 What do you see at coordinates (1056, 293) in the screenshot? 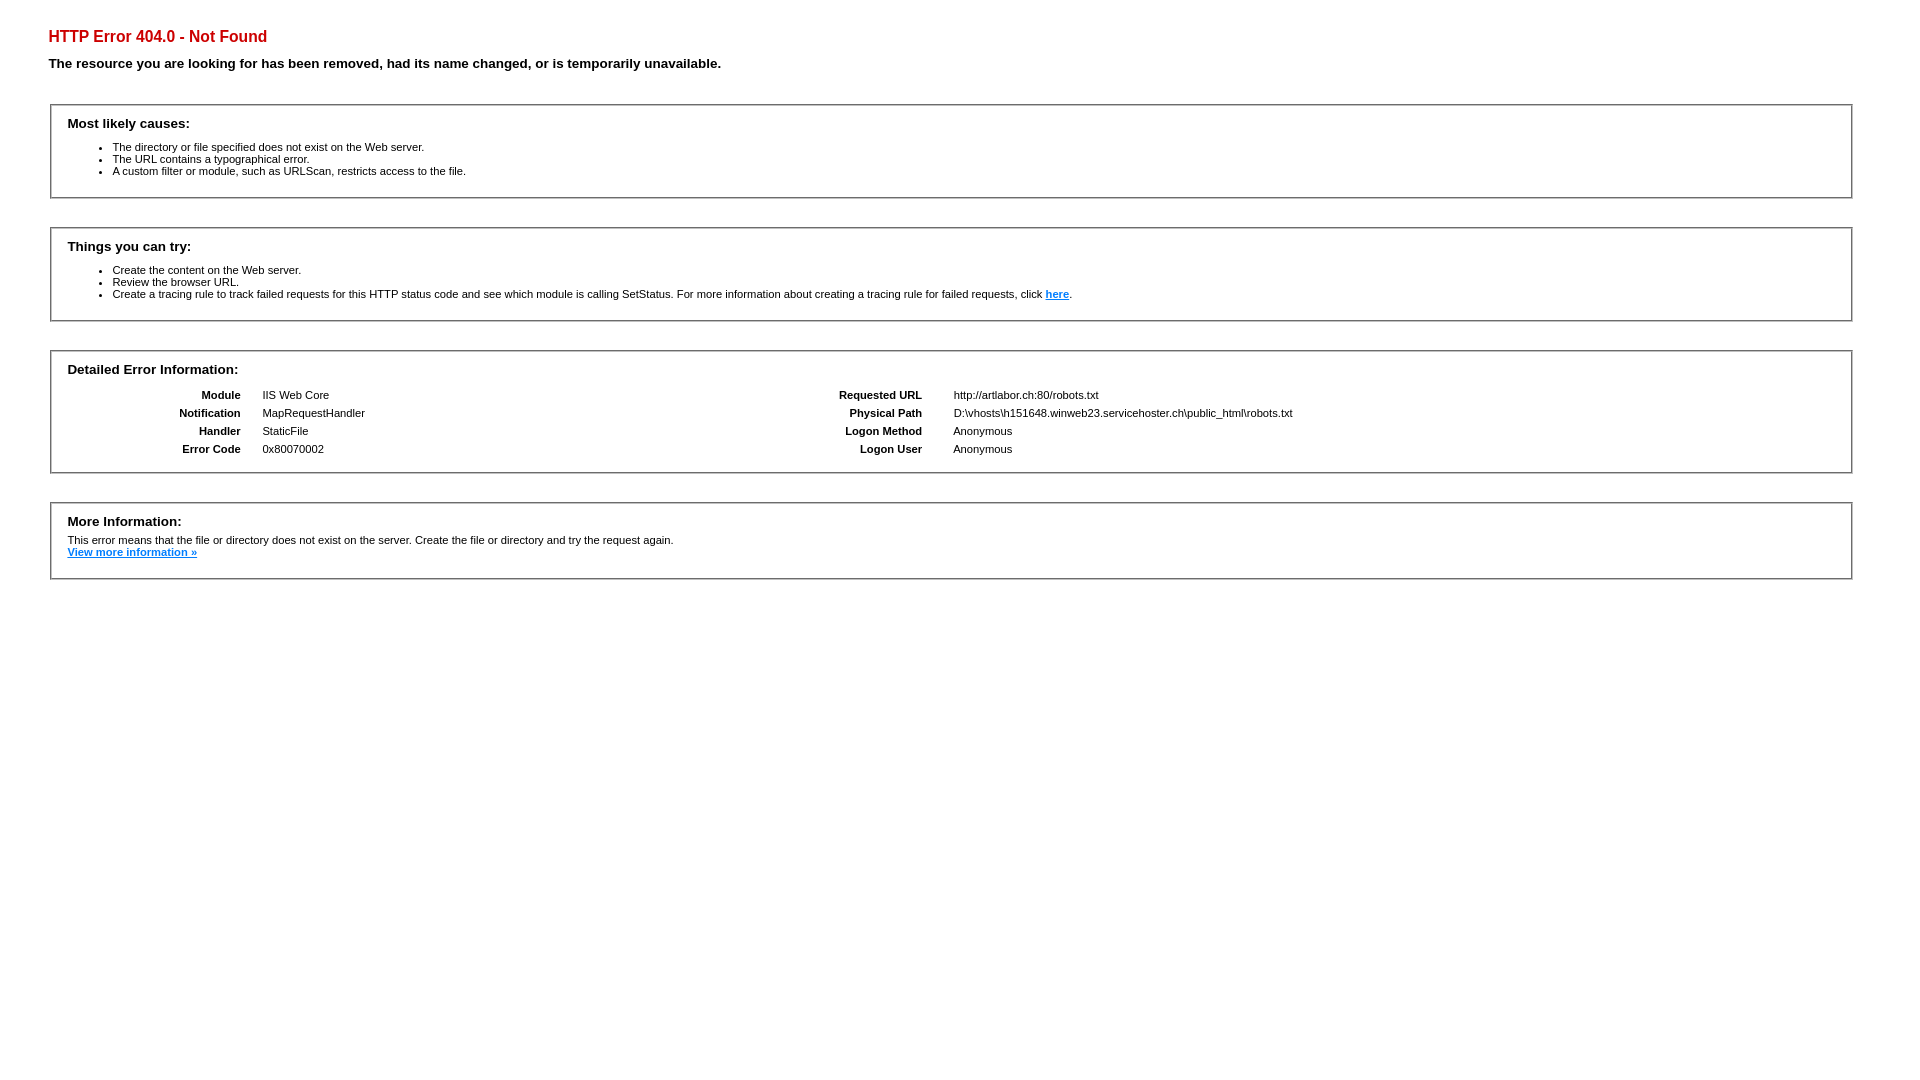
I see `'here'` at bounding box center [1056, 293].